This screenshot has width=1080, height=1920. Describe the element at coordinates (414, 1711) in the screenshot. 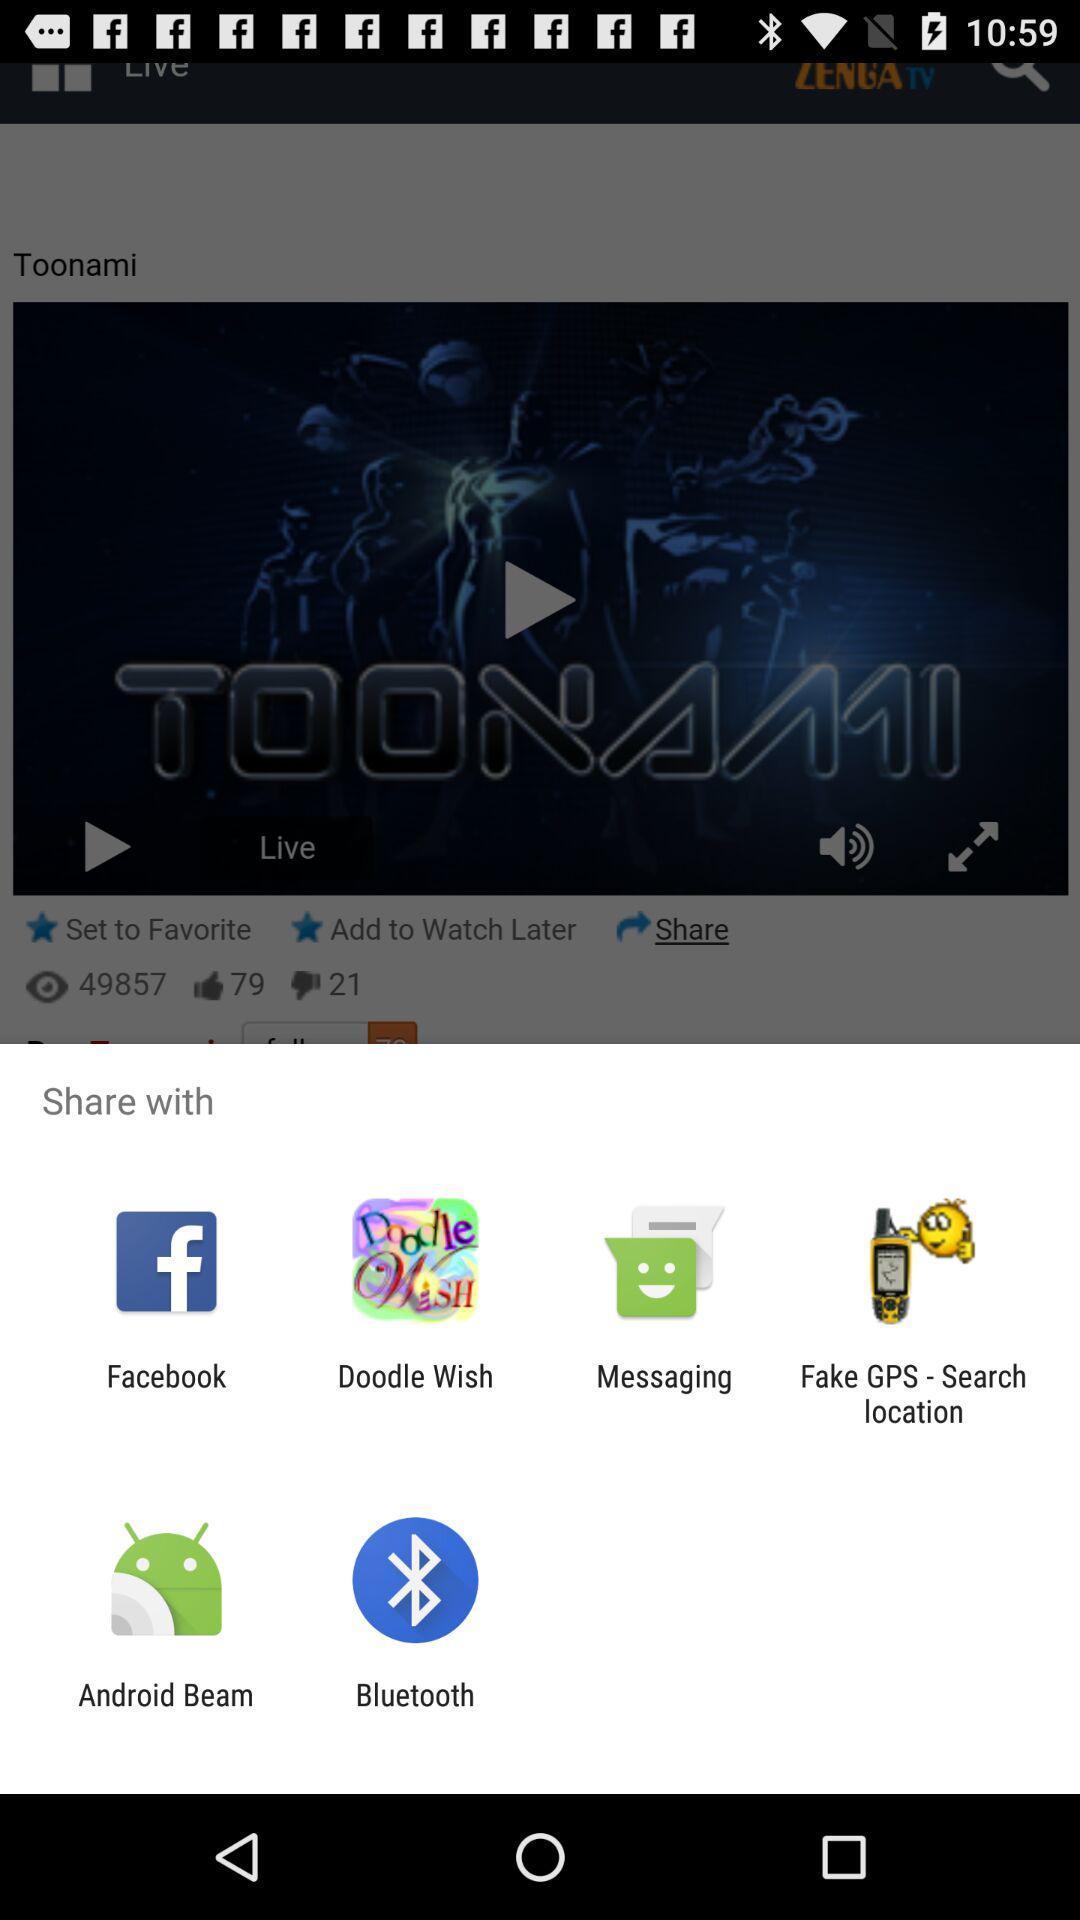

I see `the bluetooth` at that location.